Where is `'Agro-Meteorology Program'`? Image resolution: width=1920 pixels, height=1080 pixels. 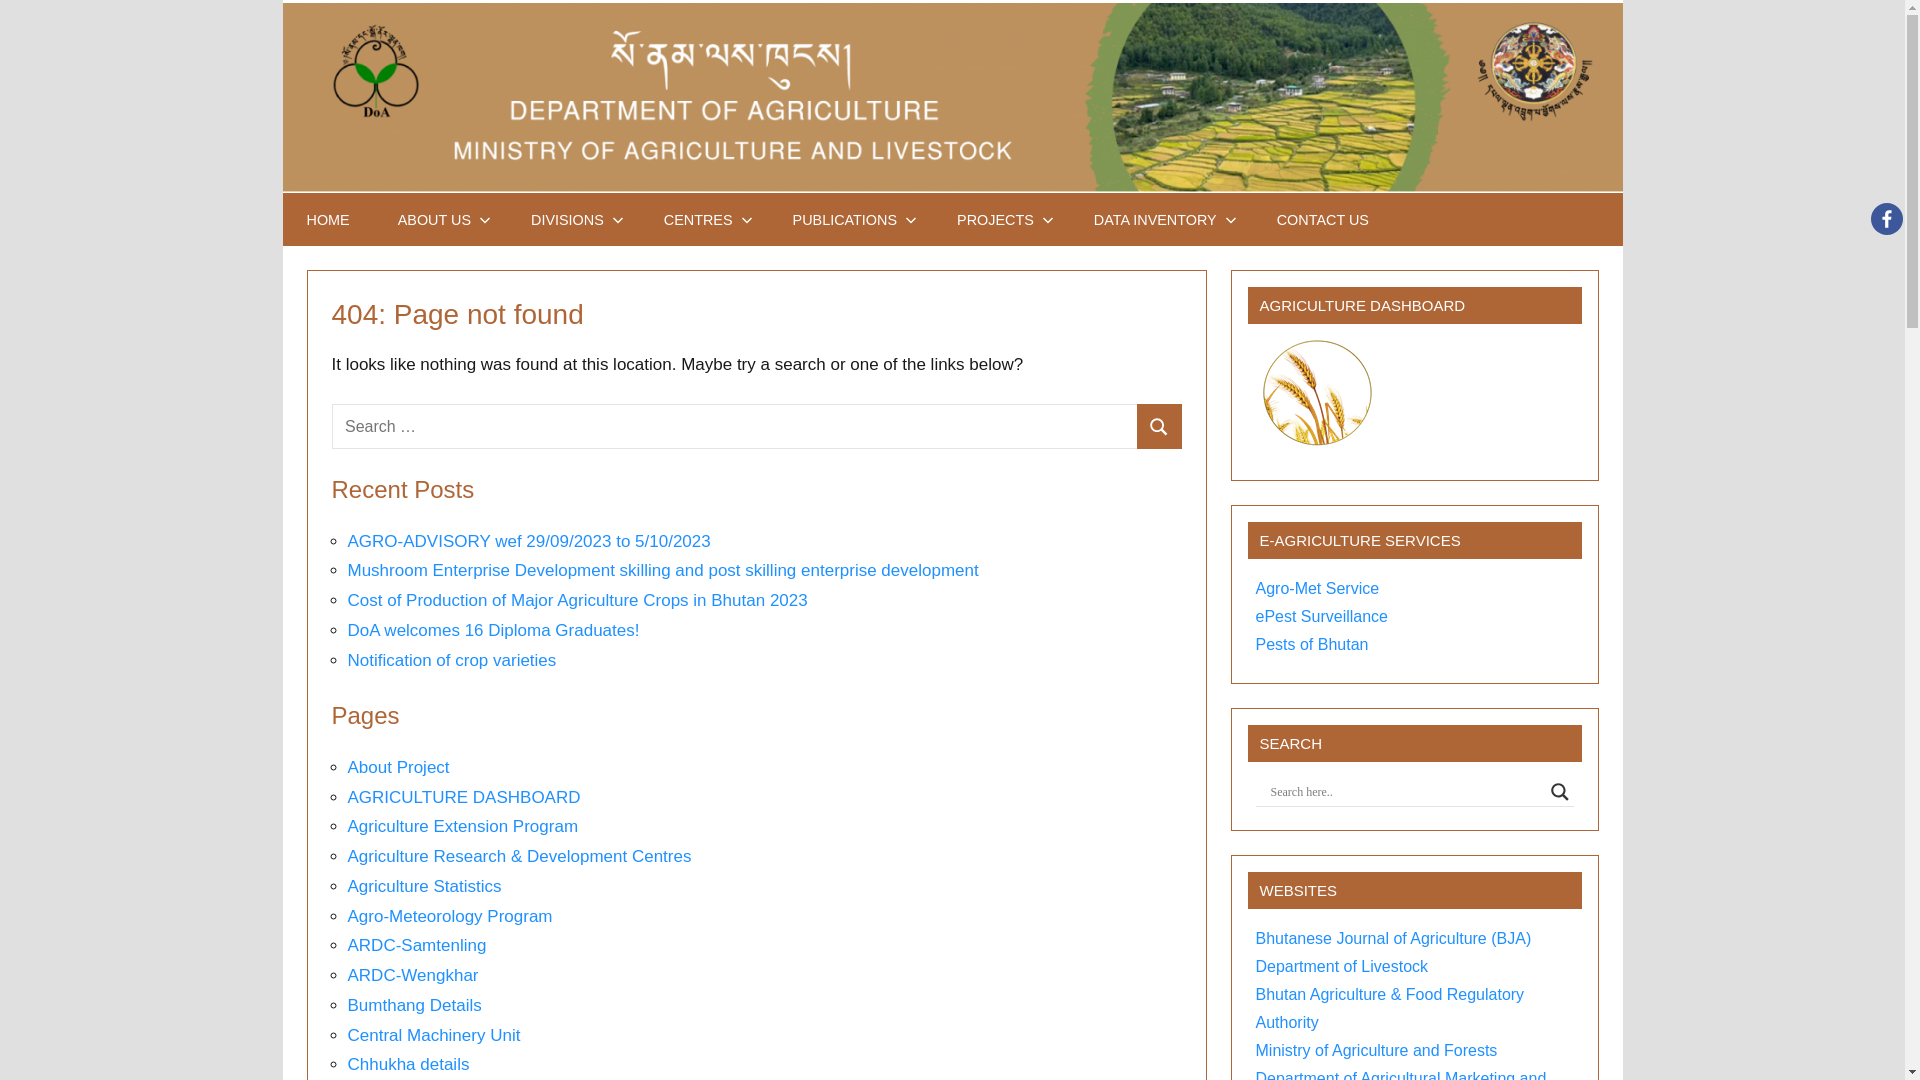
'Agro-Meteorology Program' is located at coordinates (449, 916).